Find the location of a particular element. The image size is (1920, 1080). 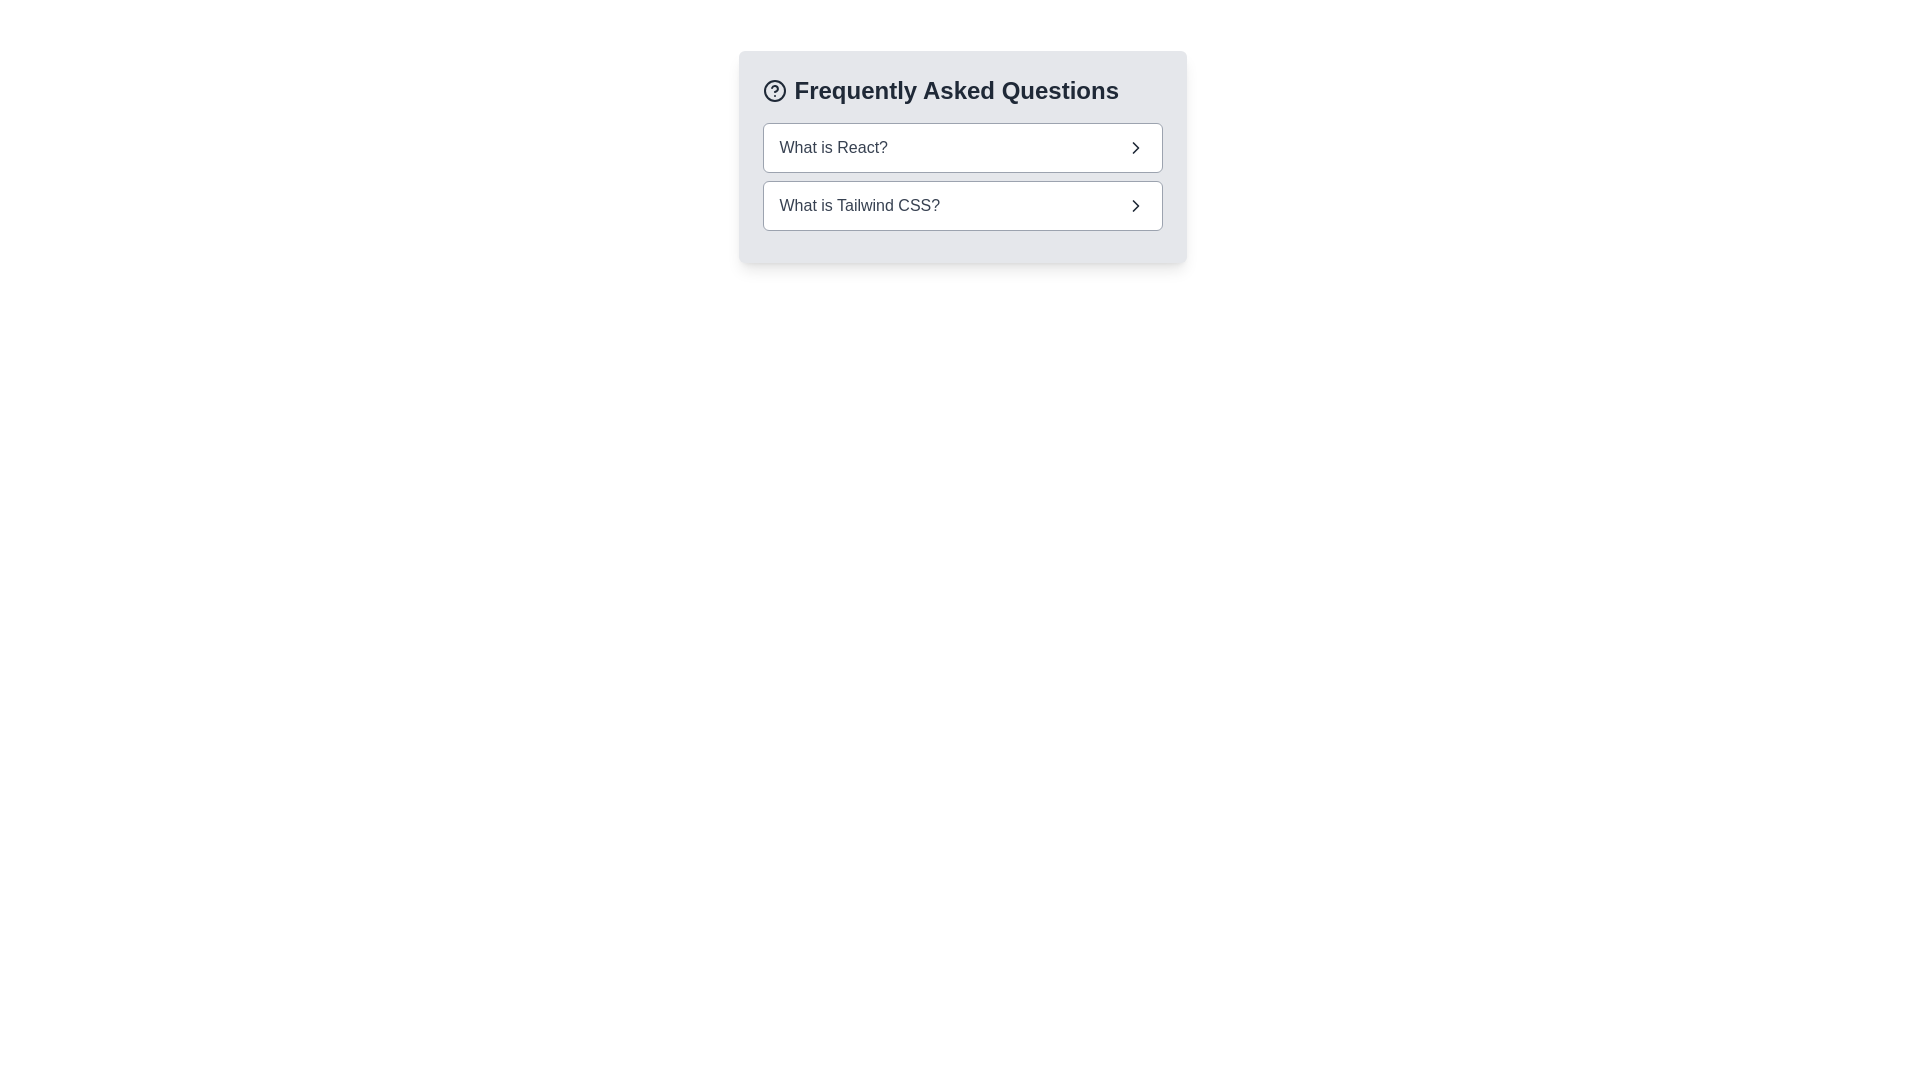

the help icon located at the top-left corner of the 'Frequently Asked Questions' section, which is positioned directly to the left of the text content in the header is located at coordinates (773, 91).